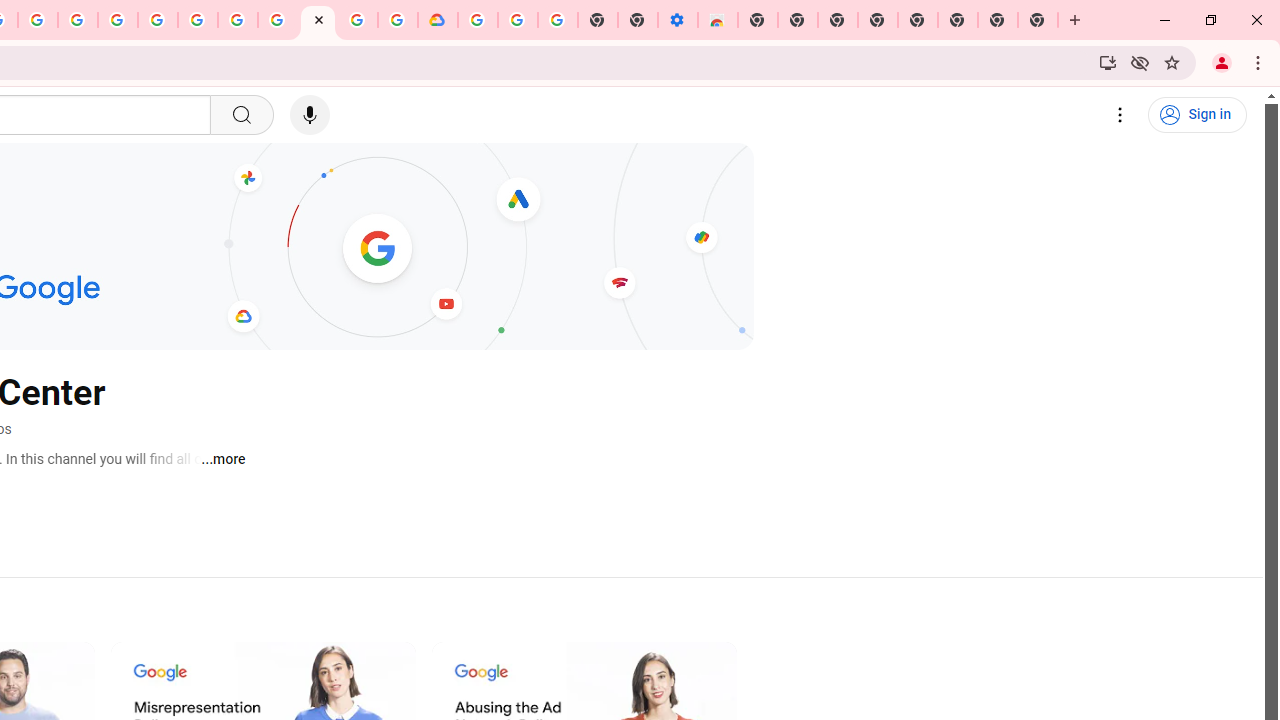 The height and width of the screenshot is (720, 1280). What do you see at coordinates (1139, 61) in the screenshot?
I see `'Third-party cookies blocked'` at bounding box center [1139, 61].